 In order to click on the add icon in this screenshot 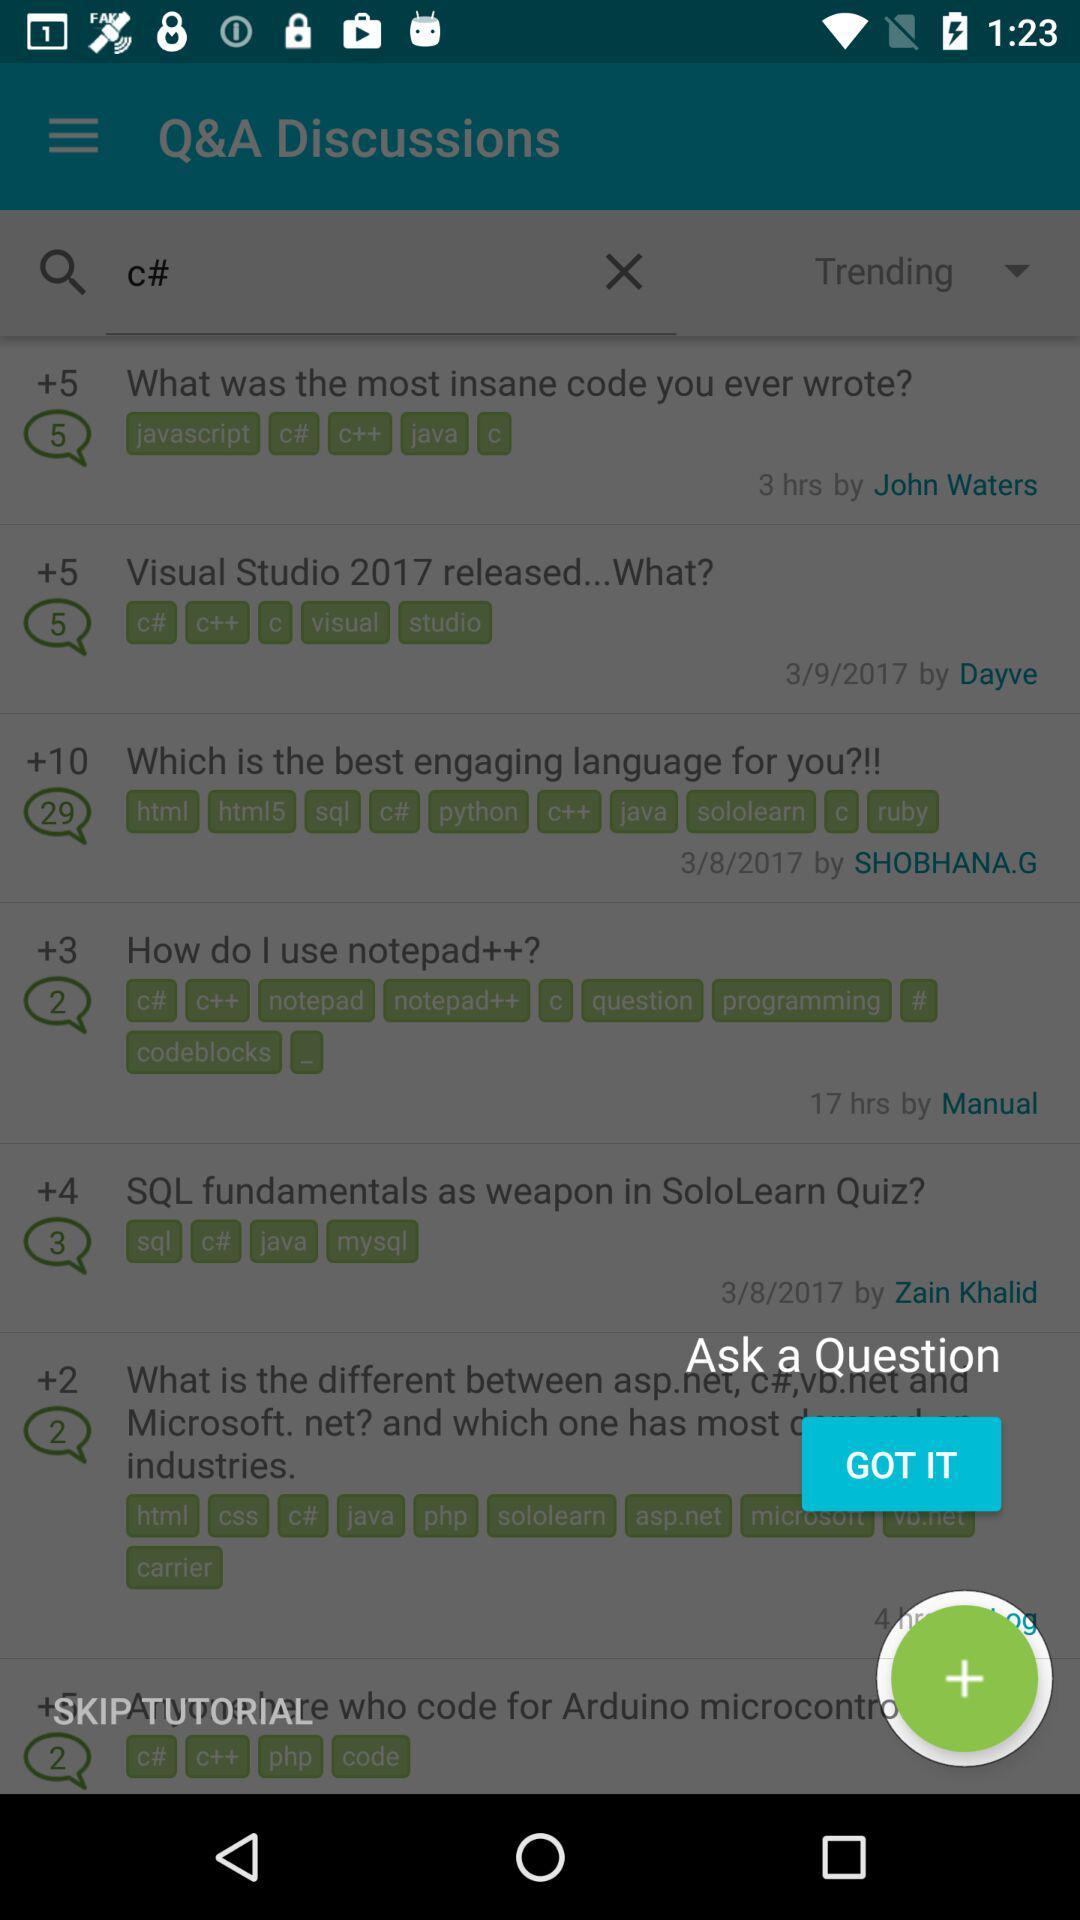, I will do `click(963, 1678)`.